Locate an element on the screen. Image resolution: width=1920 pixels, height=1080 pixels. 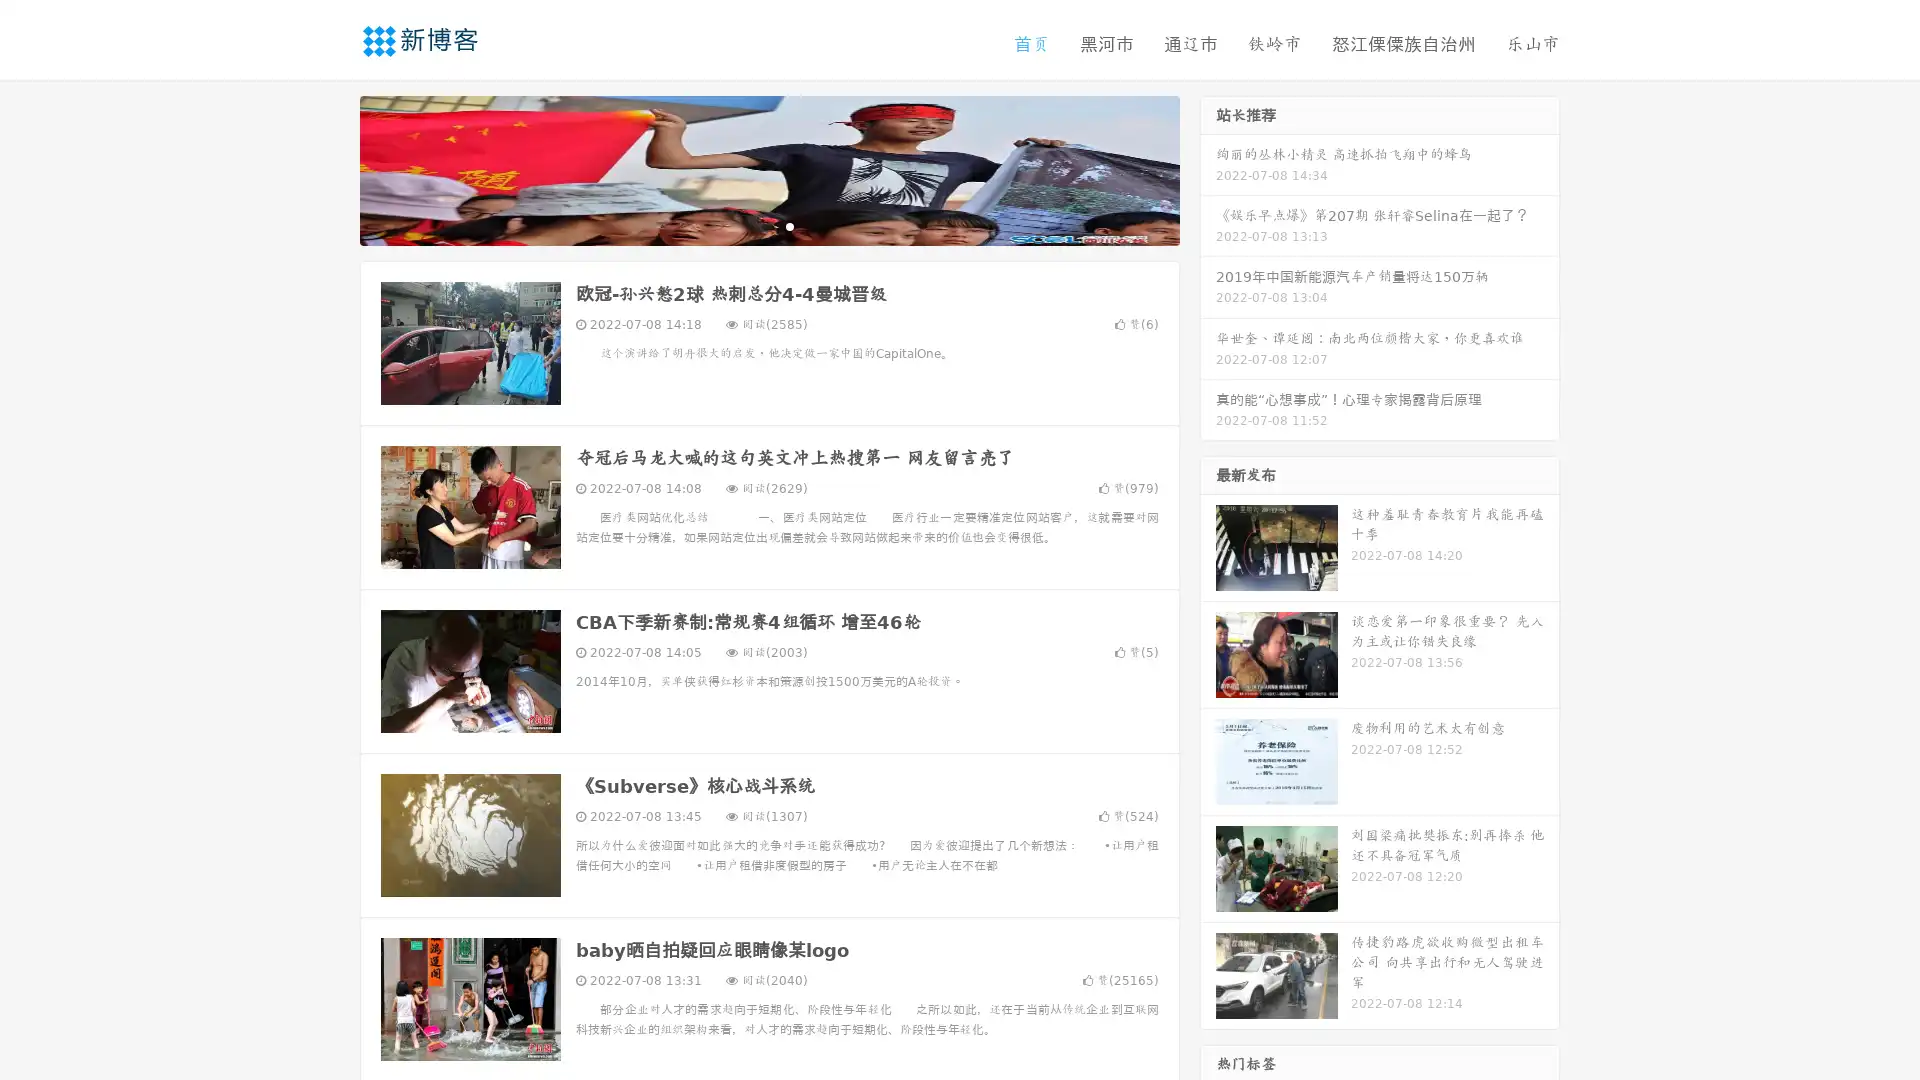
Go to slide 3 is located at coordinates (789, 225).